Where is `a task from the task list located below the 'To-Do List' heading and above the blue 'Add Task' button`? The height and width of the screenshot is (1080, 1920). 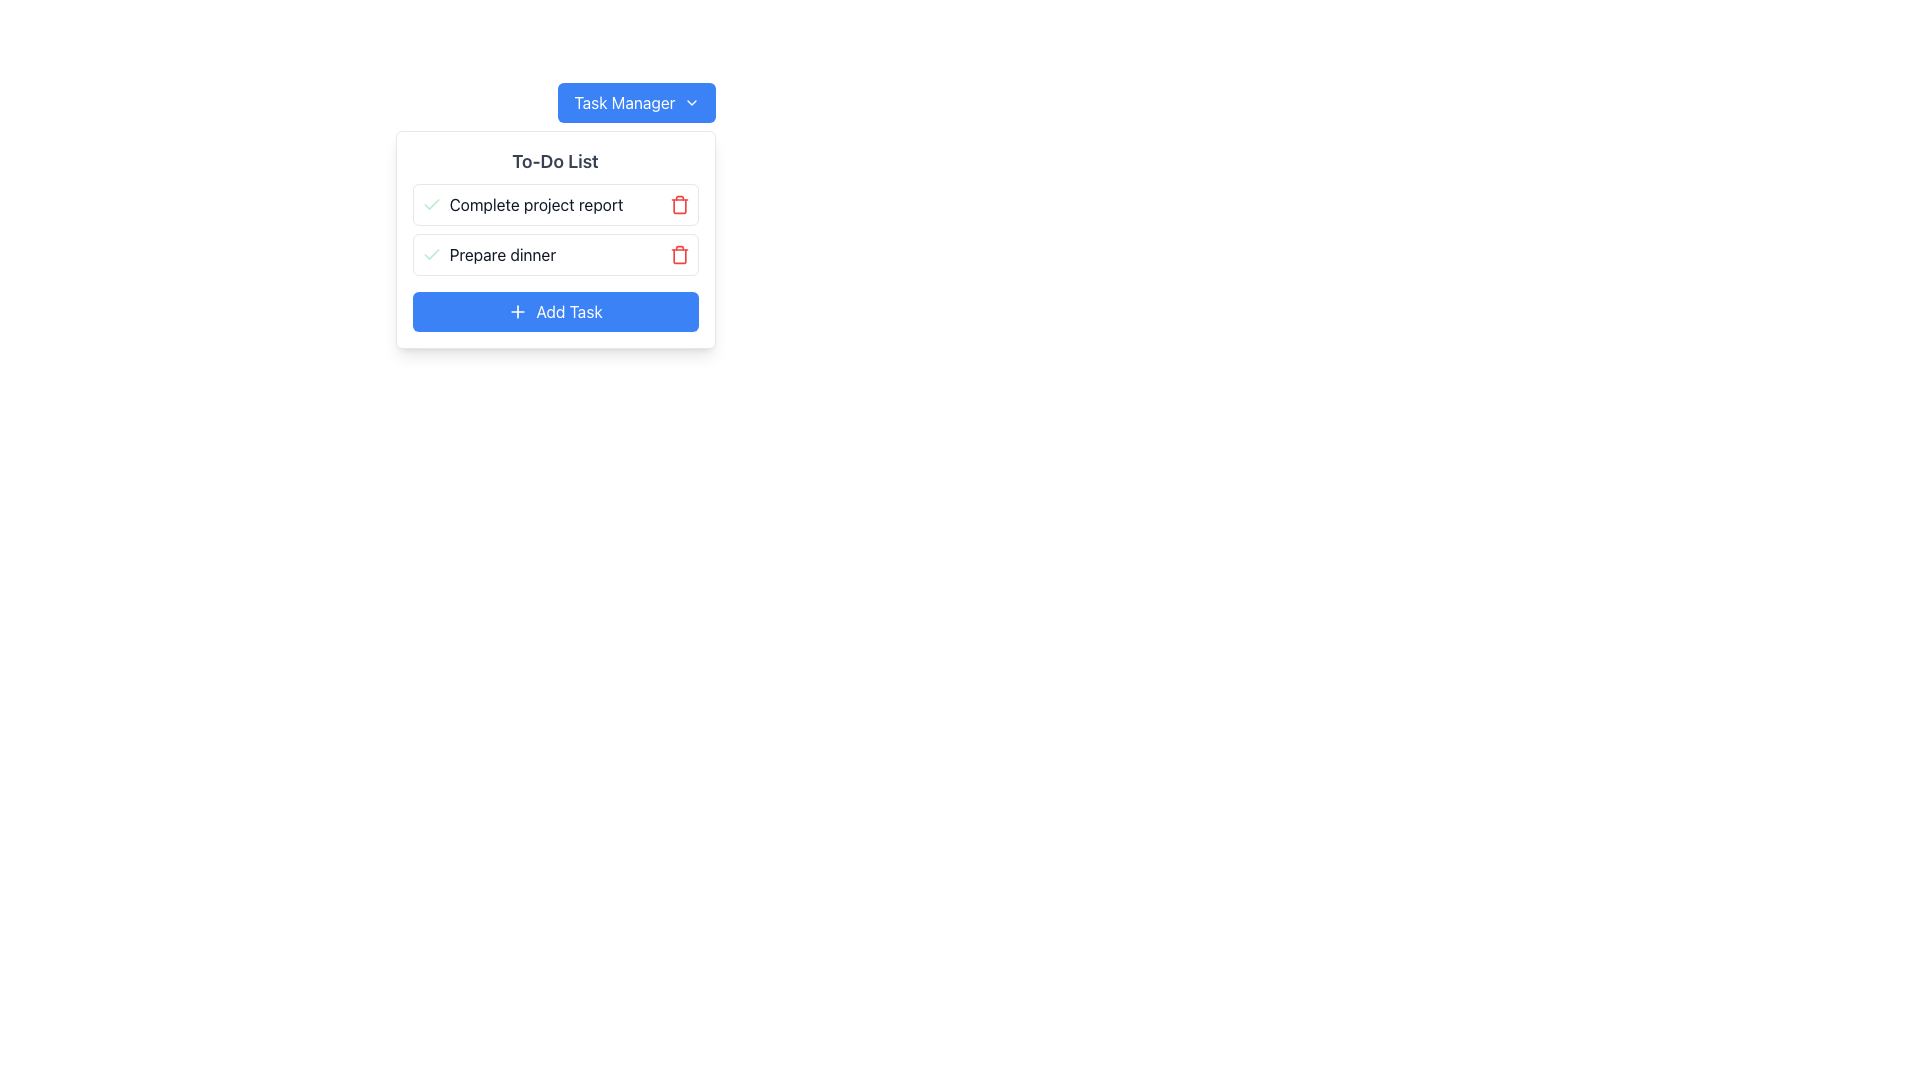
a task from the task list located below the 'To-Do List' heading and above the blue 'Add Task' button is located at coordinates (555, 229).